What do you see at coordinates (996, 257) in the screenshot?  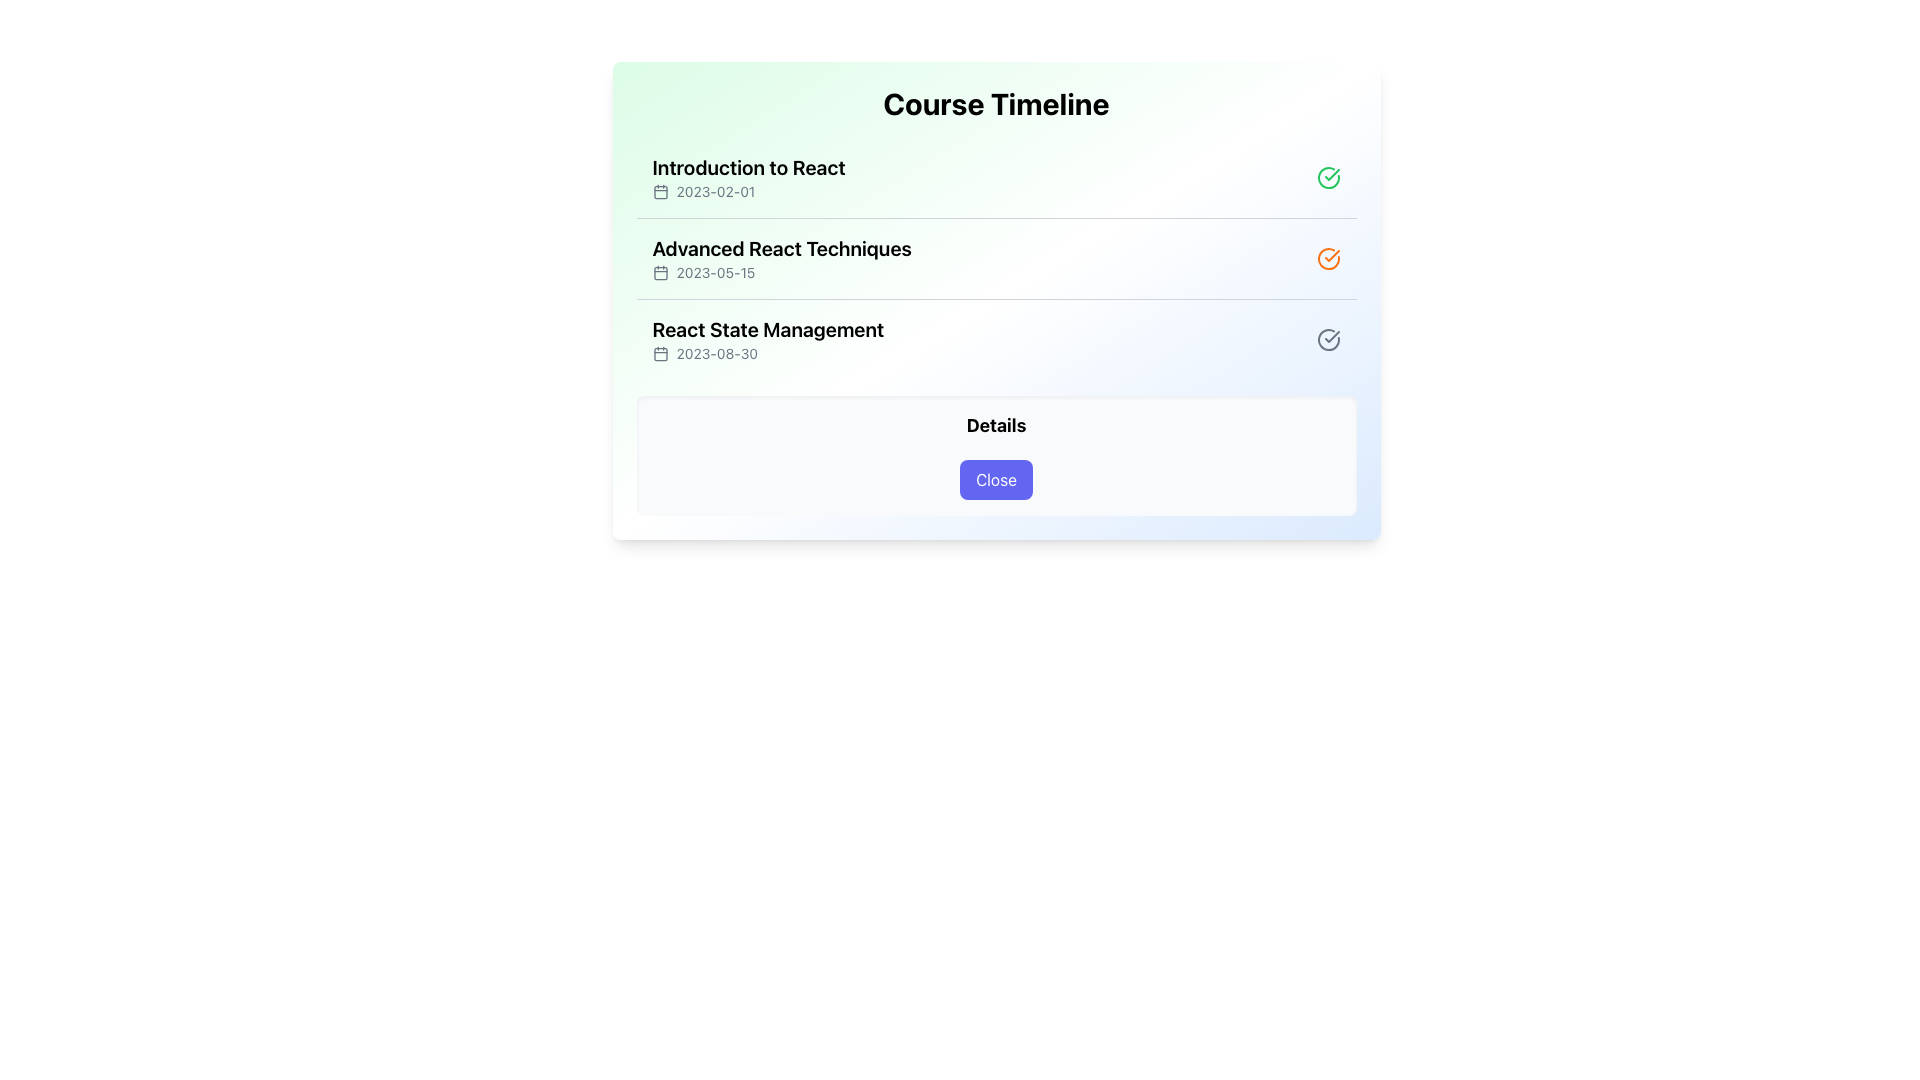 I see `the second List Item element in the 'Course Timeline' which displays the title 'Advanced React Techniques'` at bounding box center [996, 257].